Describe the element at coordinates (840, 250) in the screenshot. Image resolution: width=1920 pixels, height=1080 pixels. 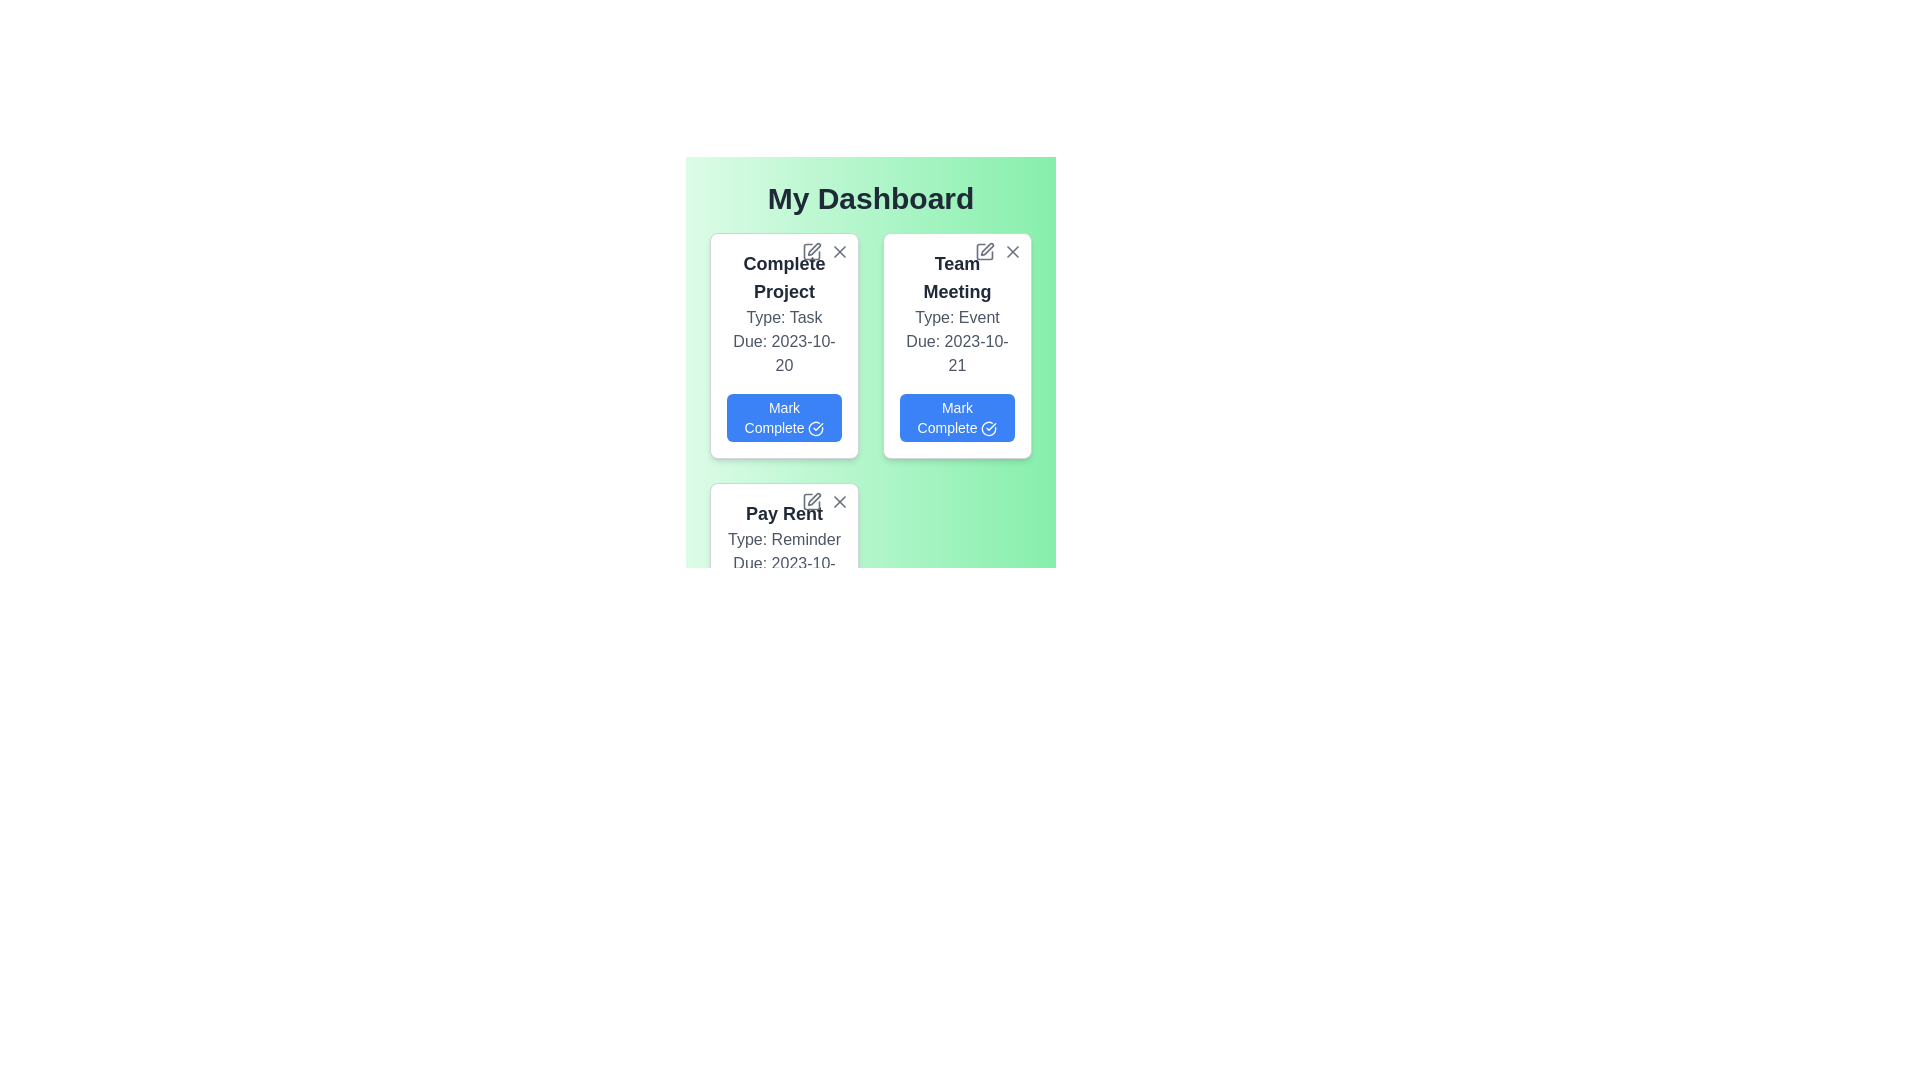
I see `the close or delete button located in the upper-right corner of the 'Complete Project' card, positioned to the right of a pencil icon` at that location.